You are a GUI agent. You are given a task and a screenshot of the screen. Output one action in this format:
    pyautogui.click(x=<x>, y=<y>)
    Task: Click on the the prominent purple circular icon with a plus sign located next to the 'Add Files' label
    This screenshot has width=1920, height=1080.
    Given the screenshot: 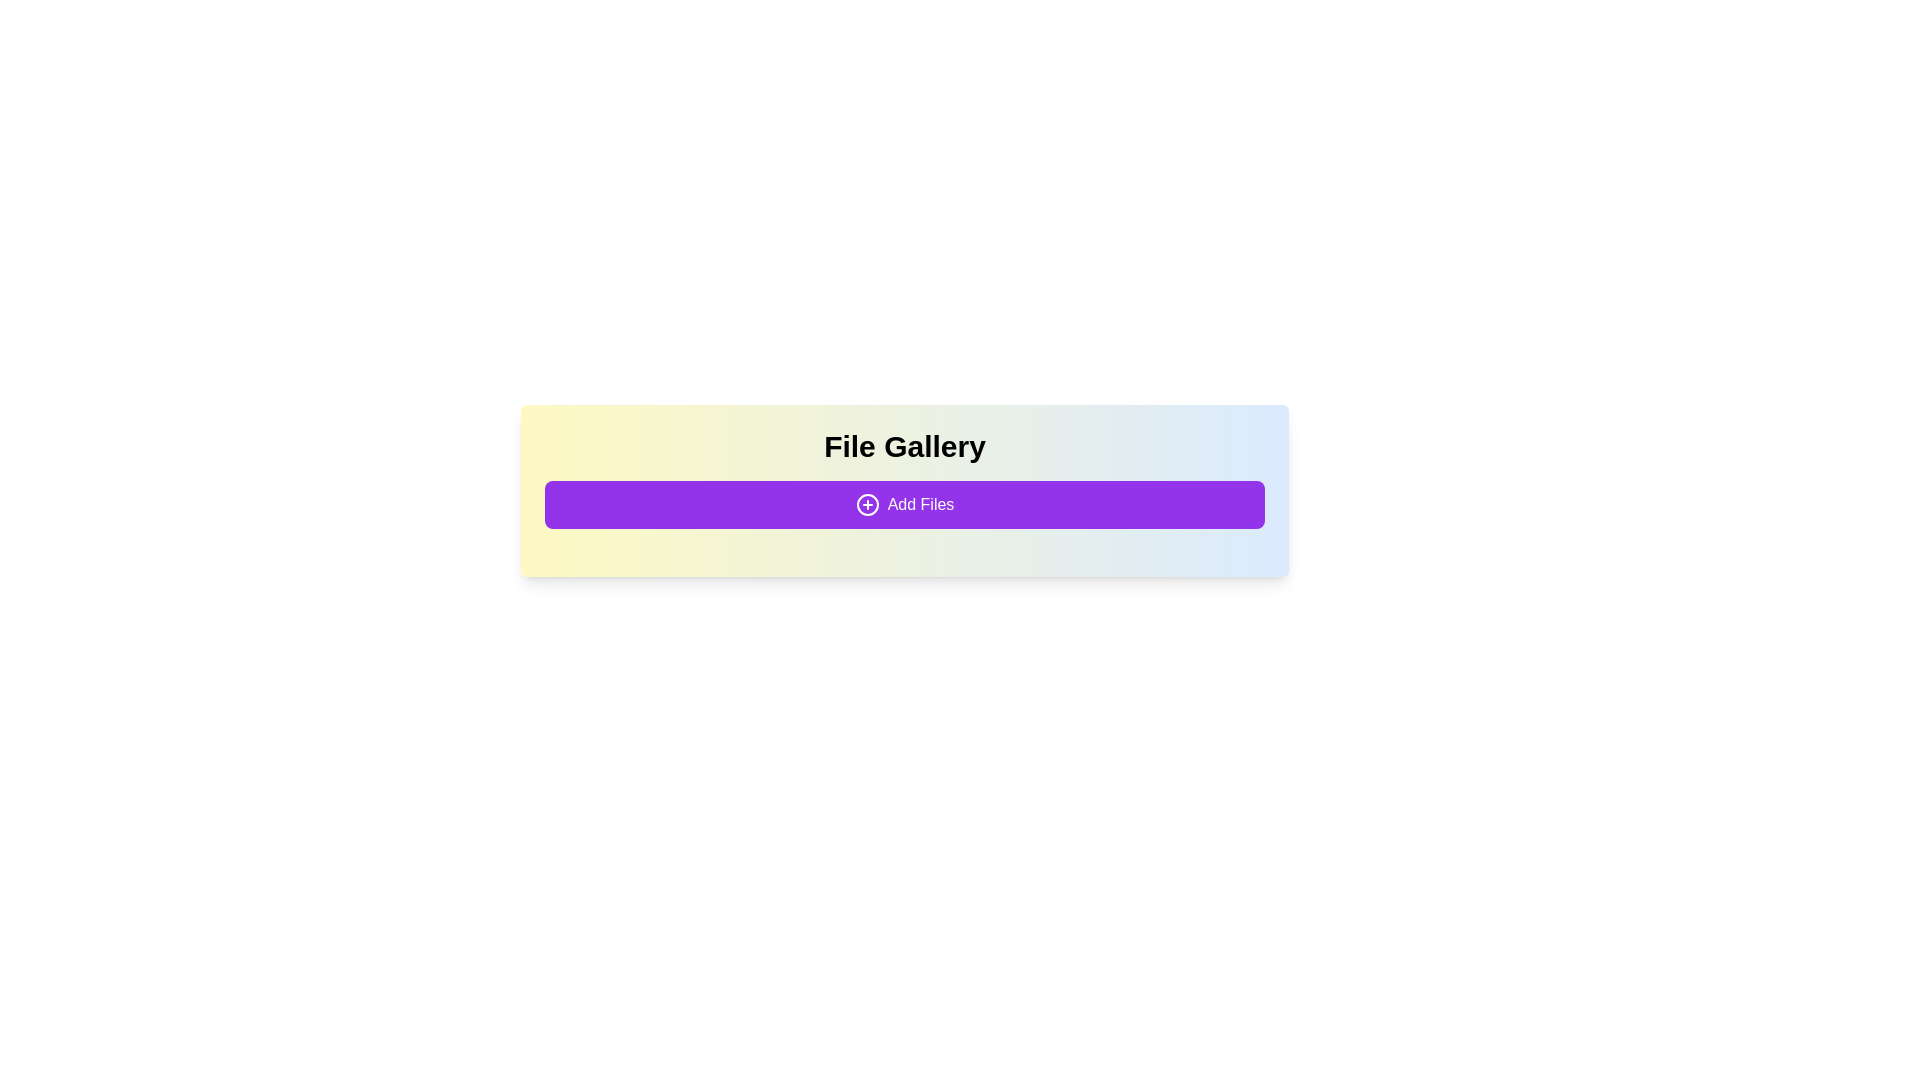 What is the action you would take?
    pyautogui.click(x=867, y=504)
    